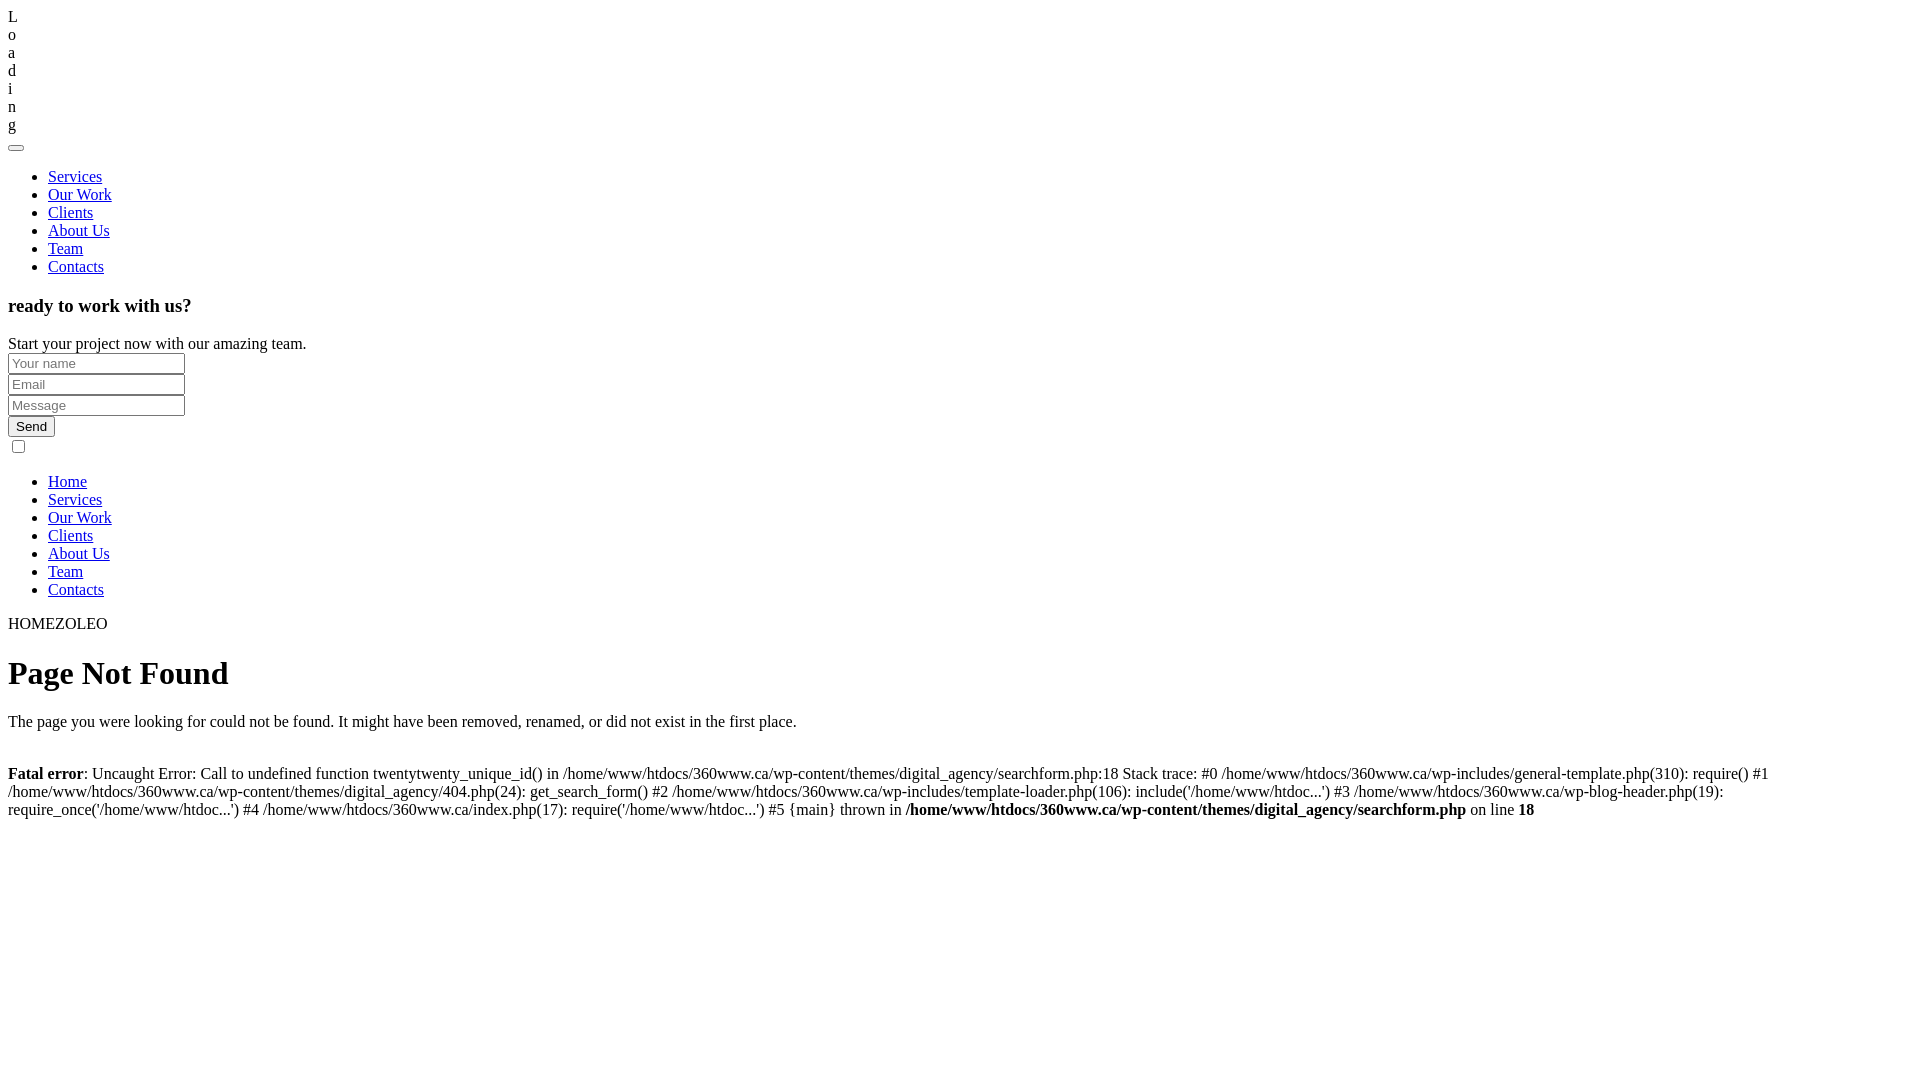 This screenshot has width=1920, height=1080. Describe the element at coordinates (31, 425) in the screenshot. I see `'Send'` at that location.